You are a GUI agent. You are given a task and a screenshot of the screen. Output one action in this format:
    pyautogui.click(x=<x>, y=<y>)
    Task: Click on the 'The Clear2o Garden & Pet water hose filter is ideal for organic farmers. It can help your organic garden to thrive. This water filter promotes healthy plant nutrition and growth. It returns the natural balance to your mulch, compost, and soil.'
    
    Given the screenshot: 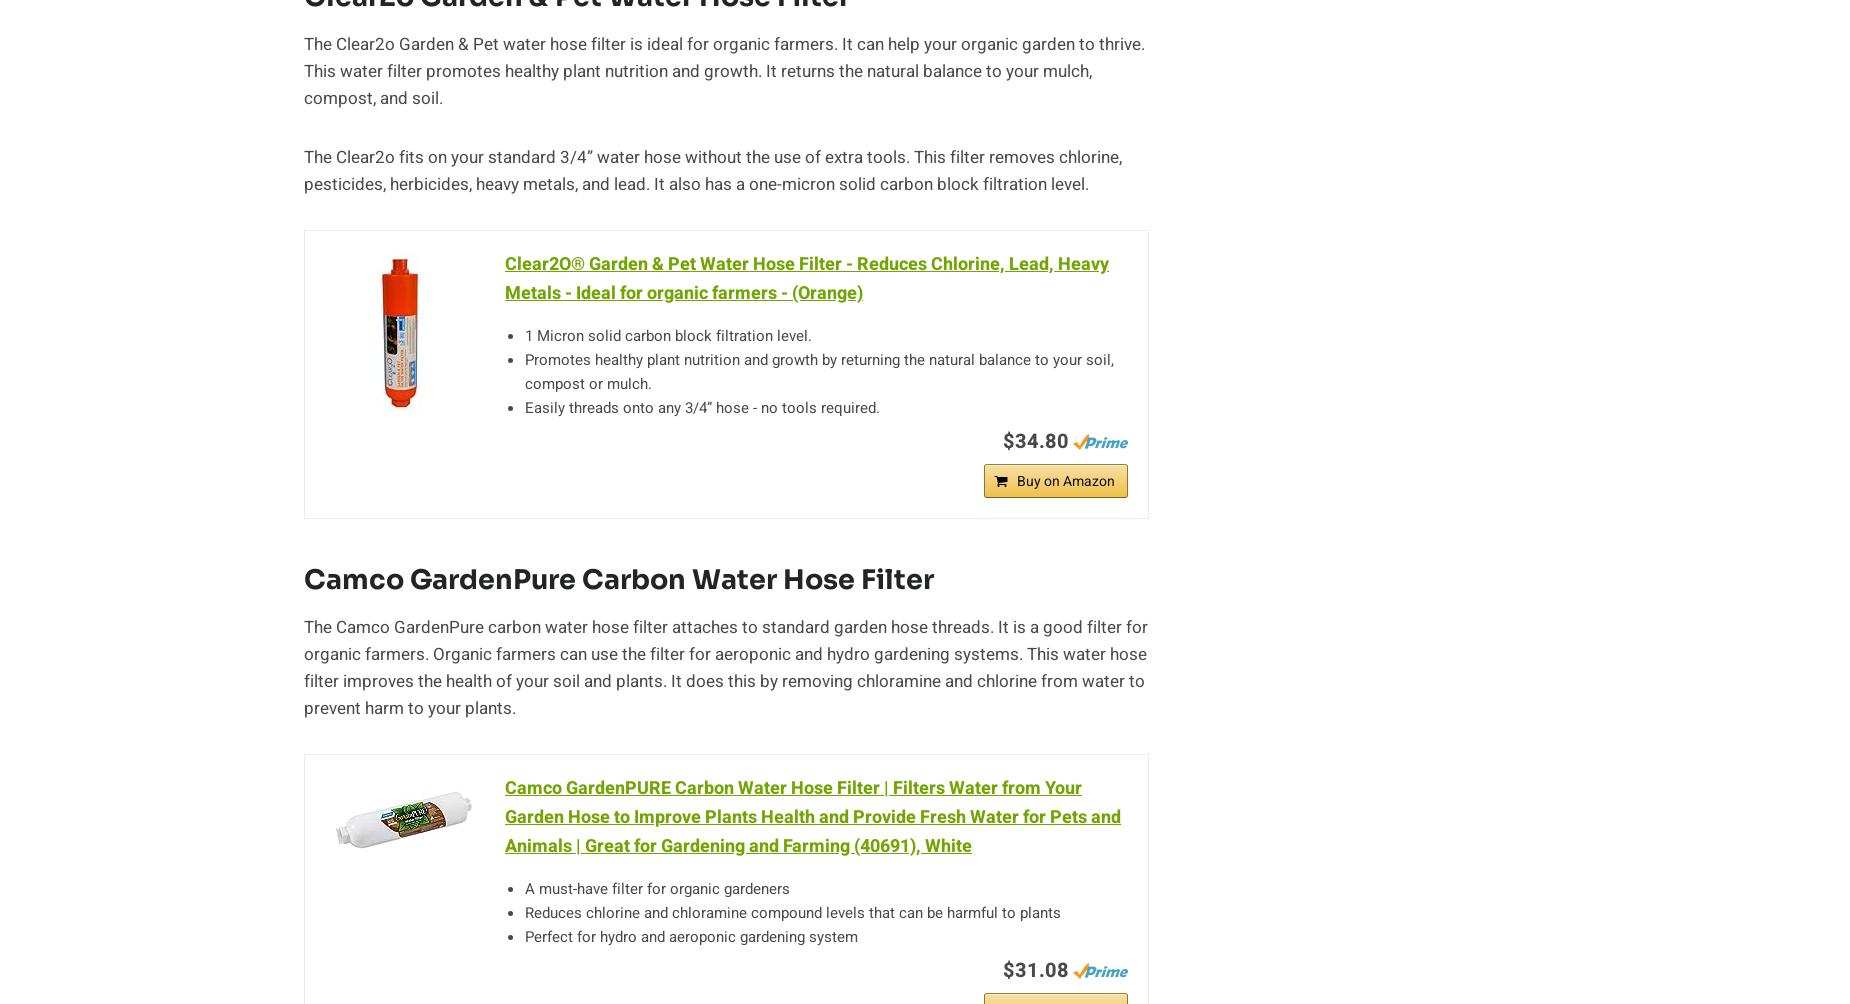 What is the action you would take?
    pyautogui.click(x=724, y=70)
    